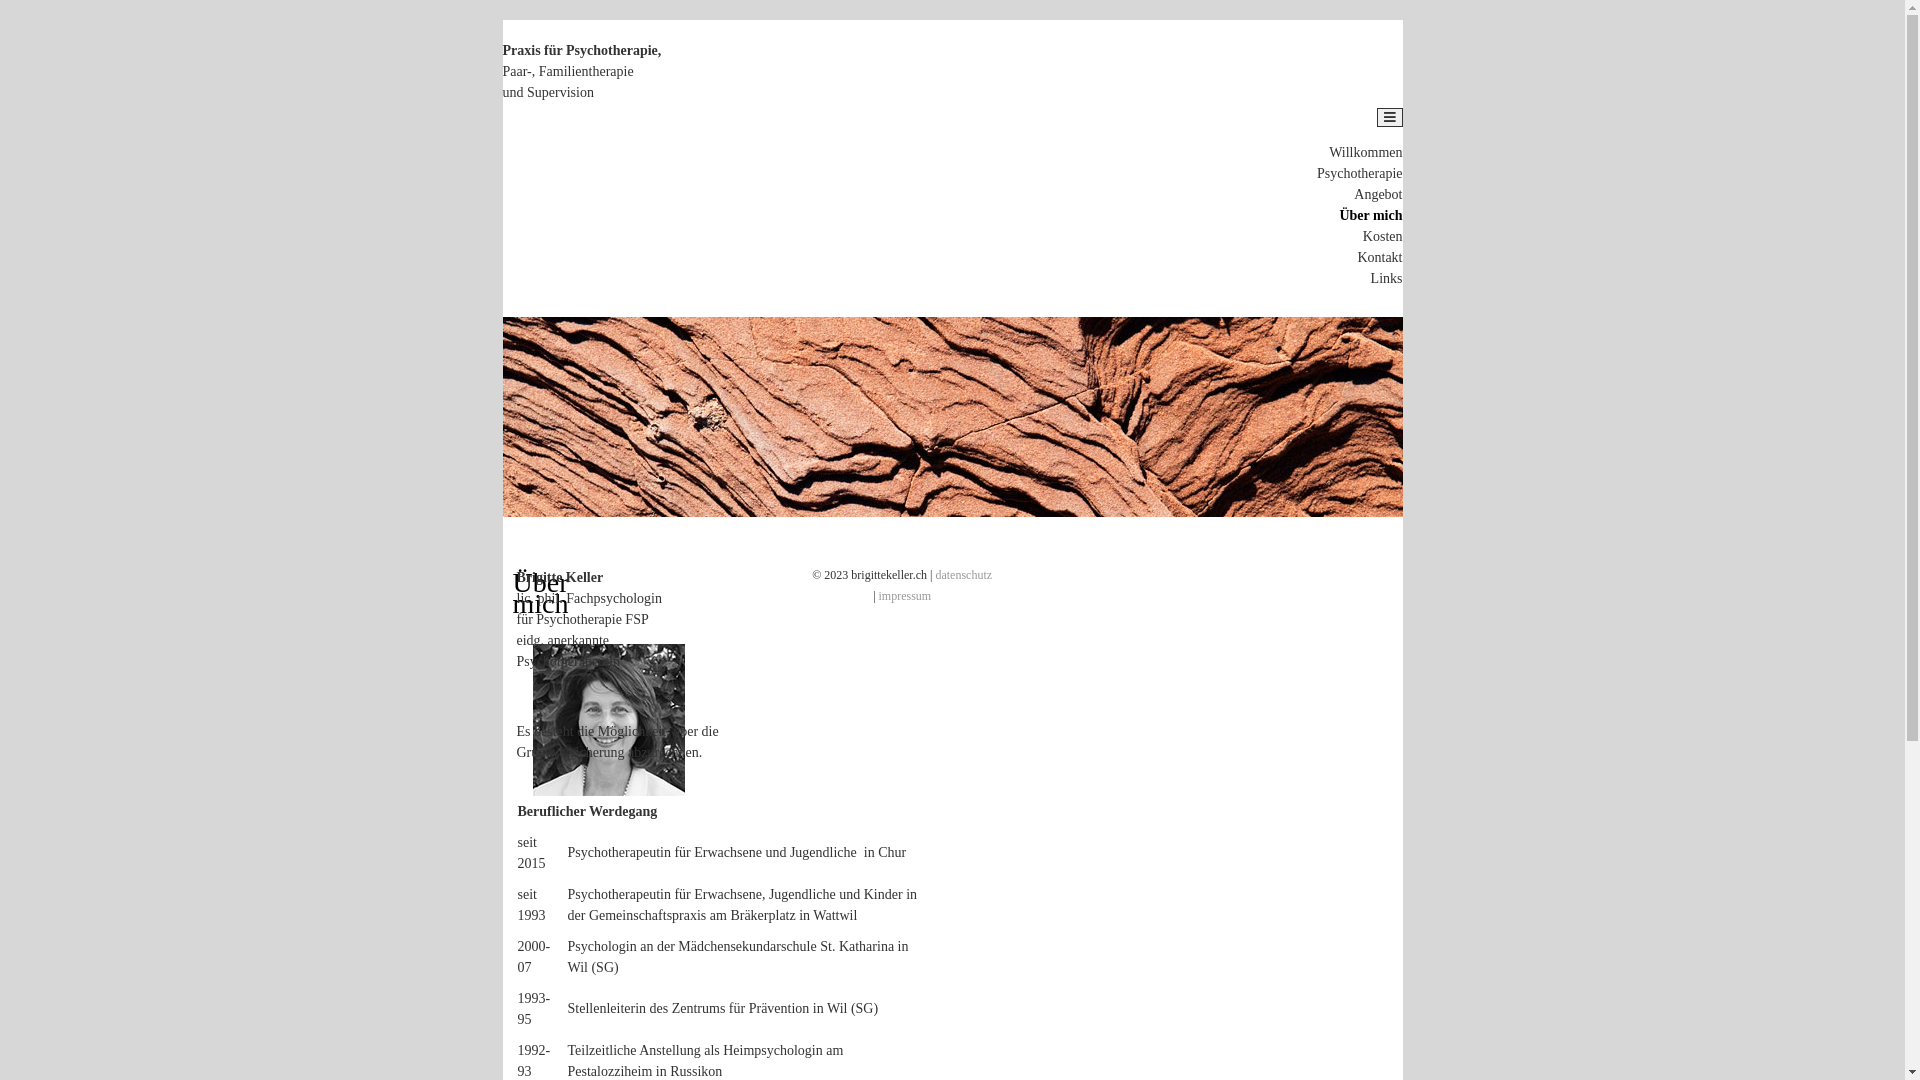 The image size is (1920, 1080). What do you see at coordinates (878, 595) in the screenshot?
I see `'impressum'` at bounding box center [878, 595].